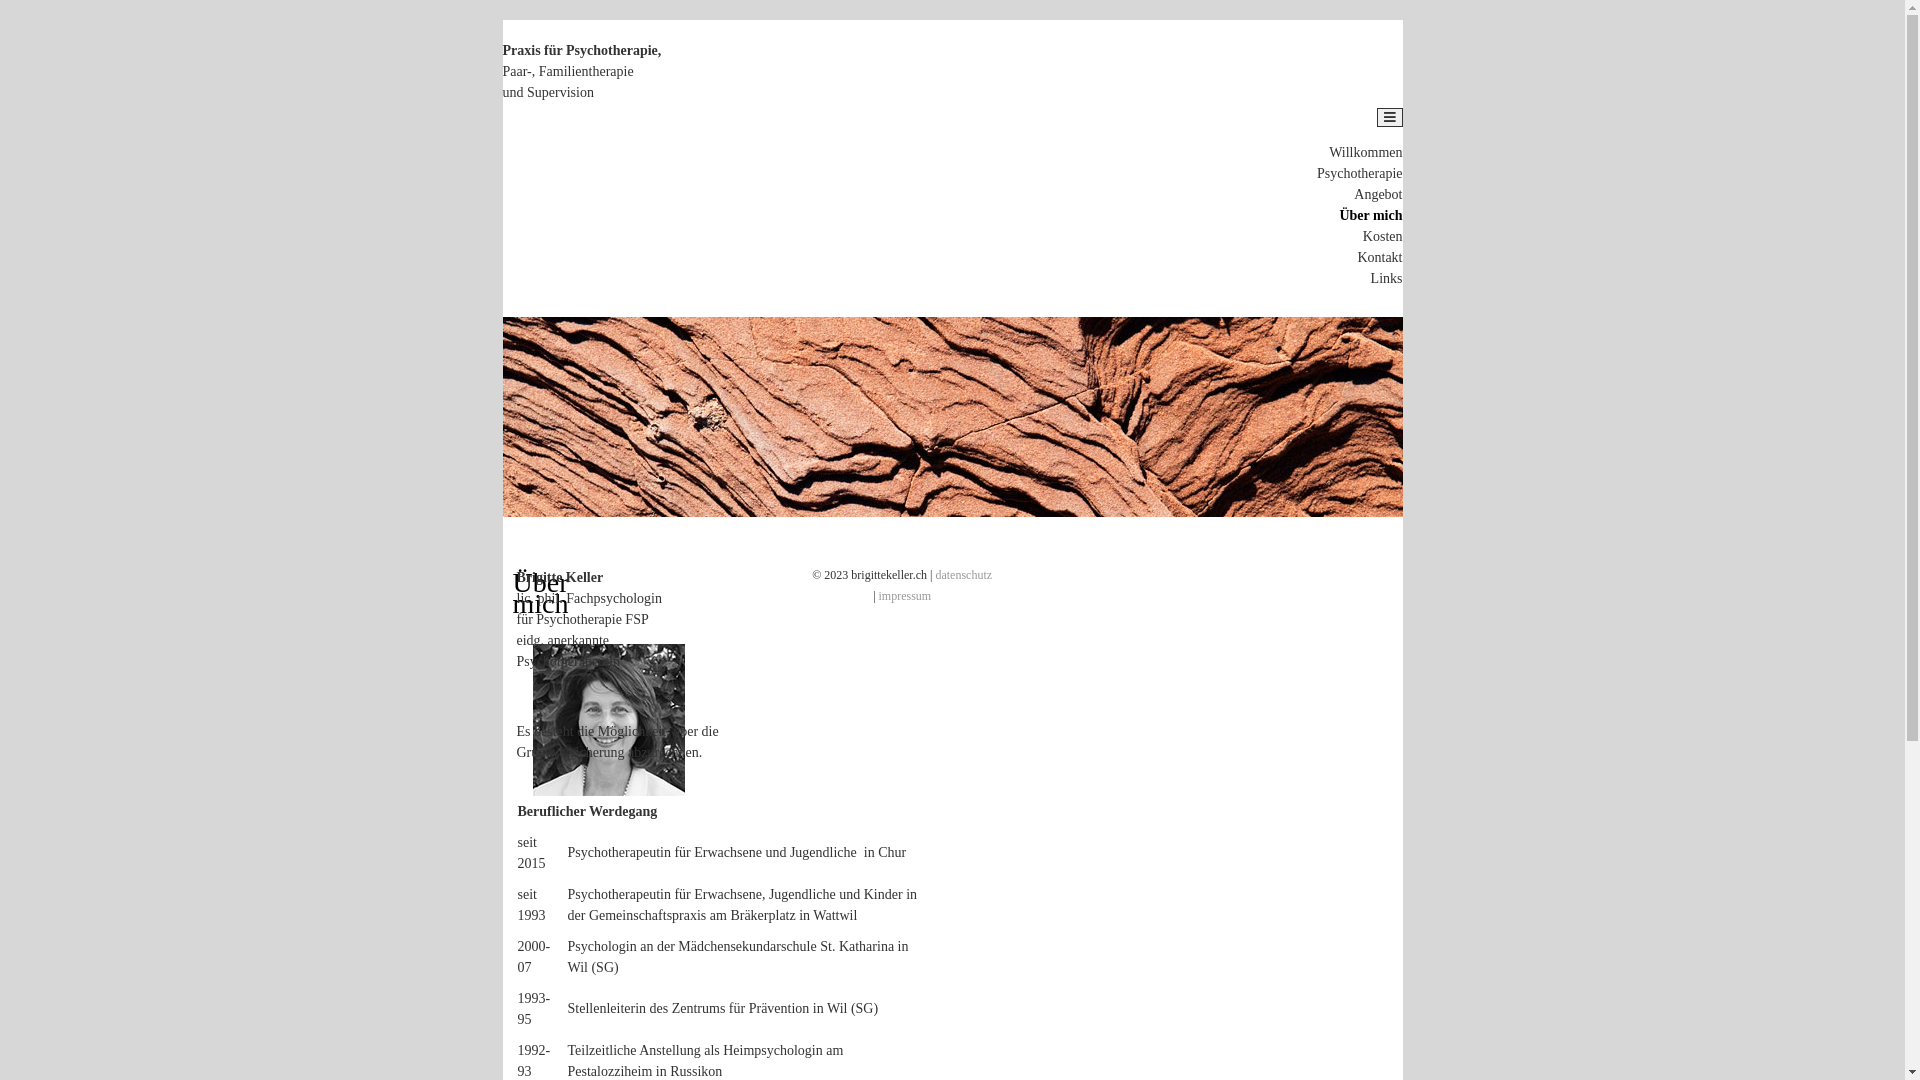 The image size is (1920, 1080). What do you see at coordinates (878, 595) in the screenshot?
I see `'impressum'` at bounding box center [878, 595].